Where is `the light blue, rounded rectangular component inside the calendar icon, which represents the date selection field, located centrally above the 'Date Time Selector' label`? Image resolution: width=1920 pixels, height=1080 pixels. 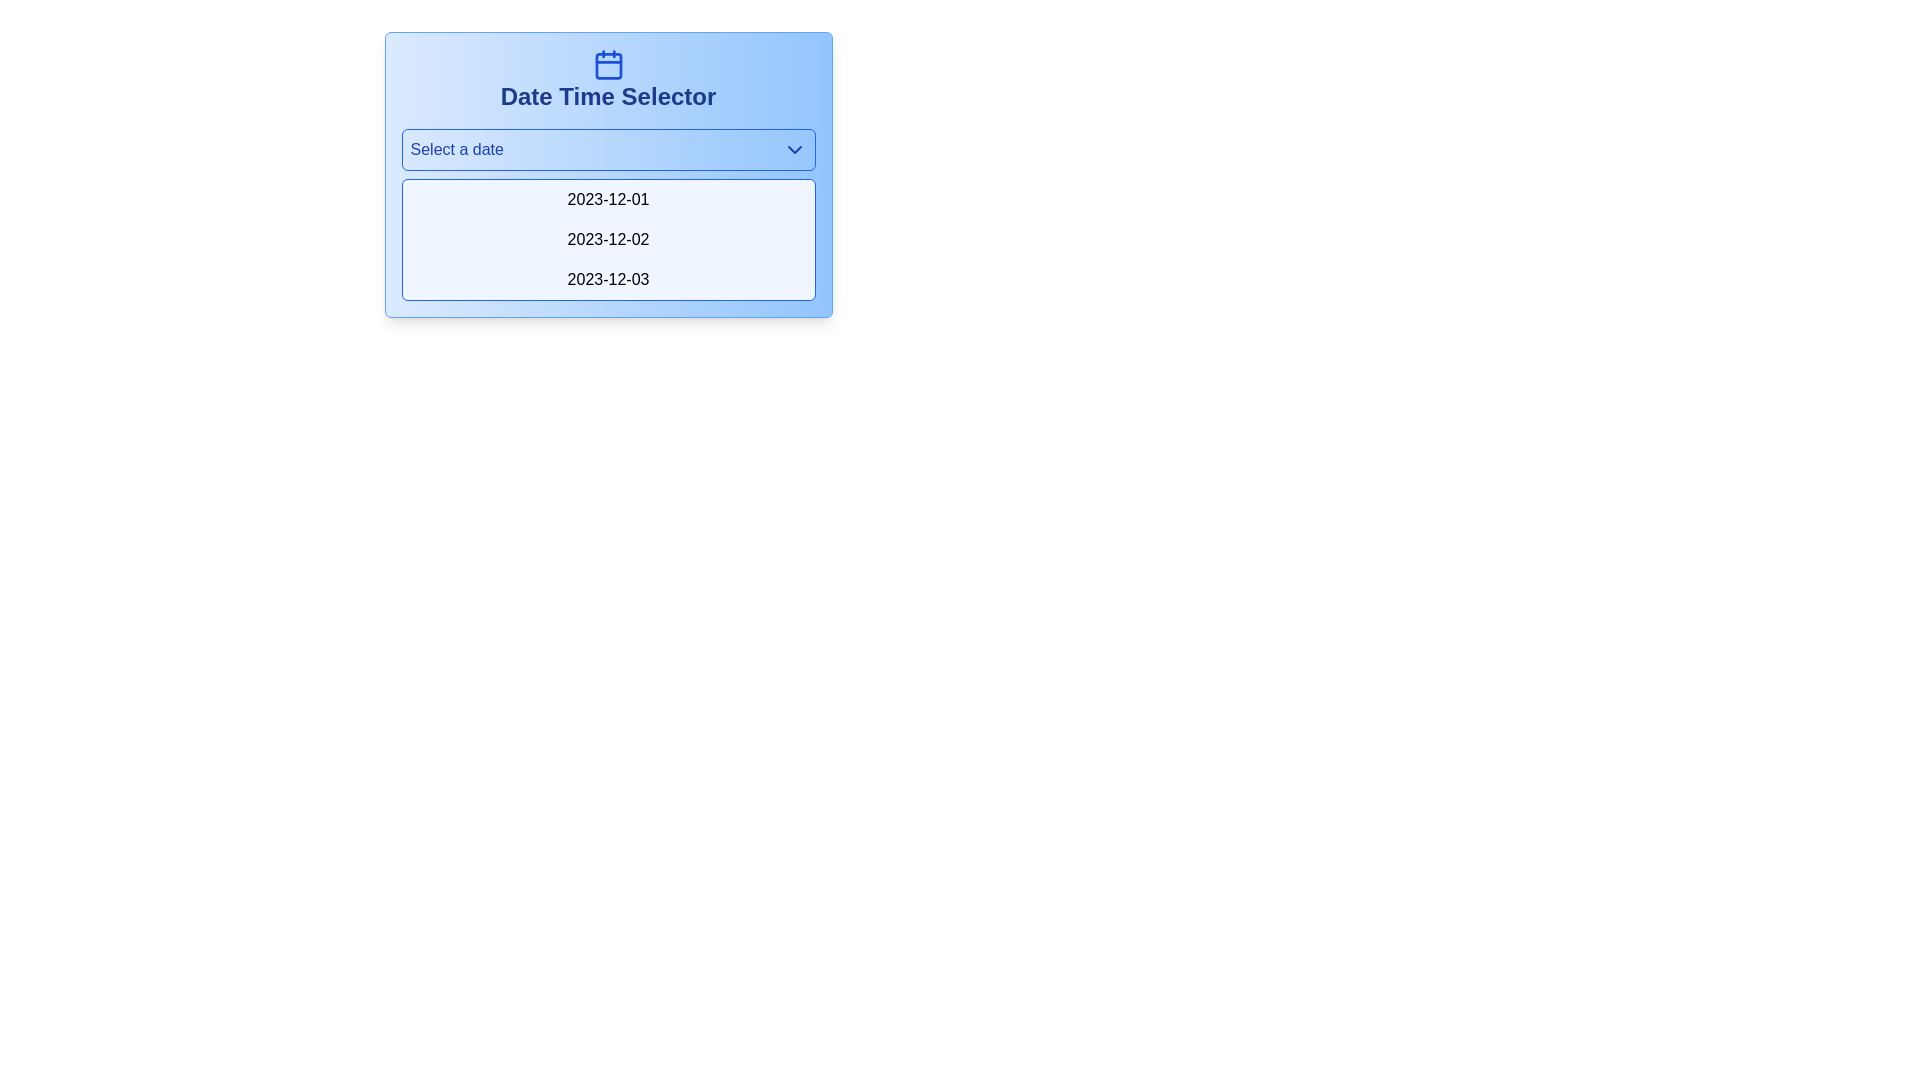
the light blue, rounded rectangular component inside the calendar icon, which represents the date selection field, located centrally above the 'Date Time Selector' label is located at coordinates (607, 65).